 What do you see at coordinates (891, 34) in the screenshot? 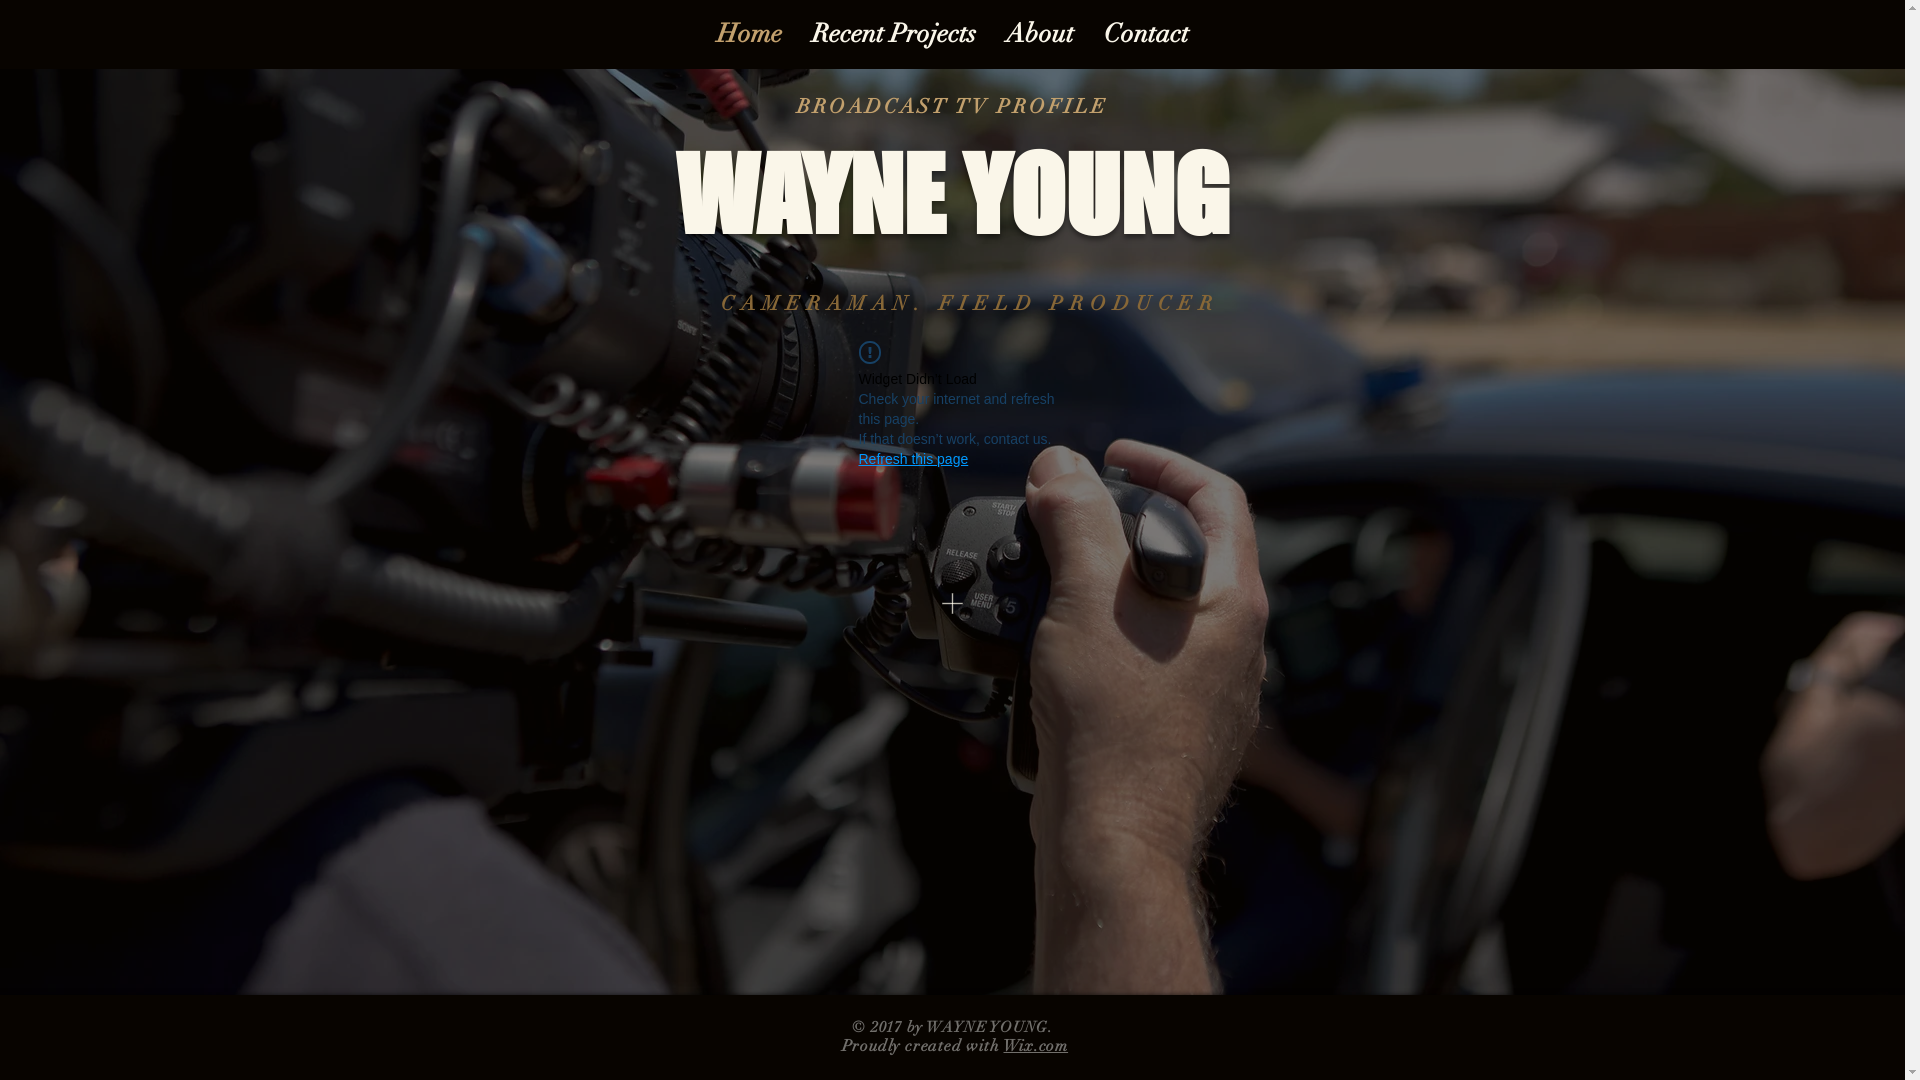
I see `'Recent Projects'` at bounding box center [891, 34].